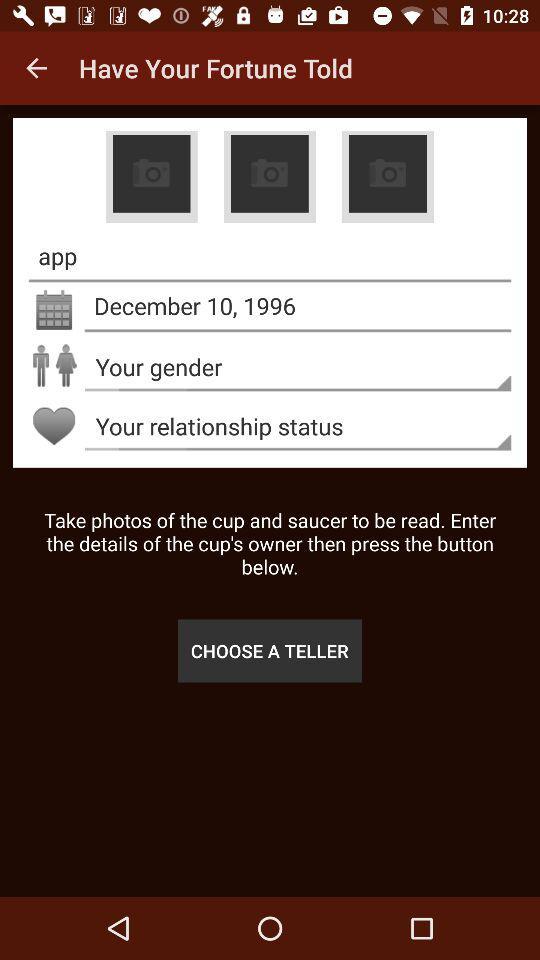  I want to click on a photo, so click(150, 176).